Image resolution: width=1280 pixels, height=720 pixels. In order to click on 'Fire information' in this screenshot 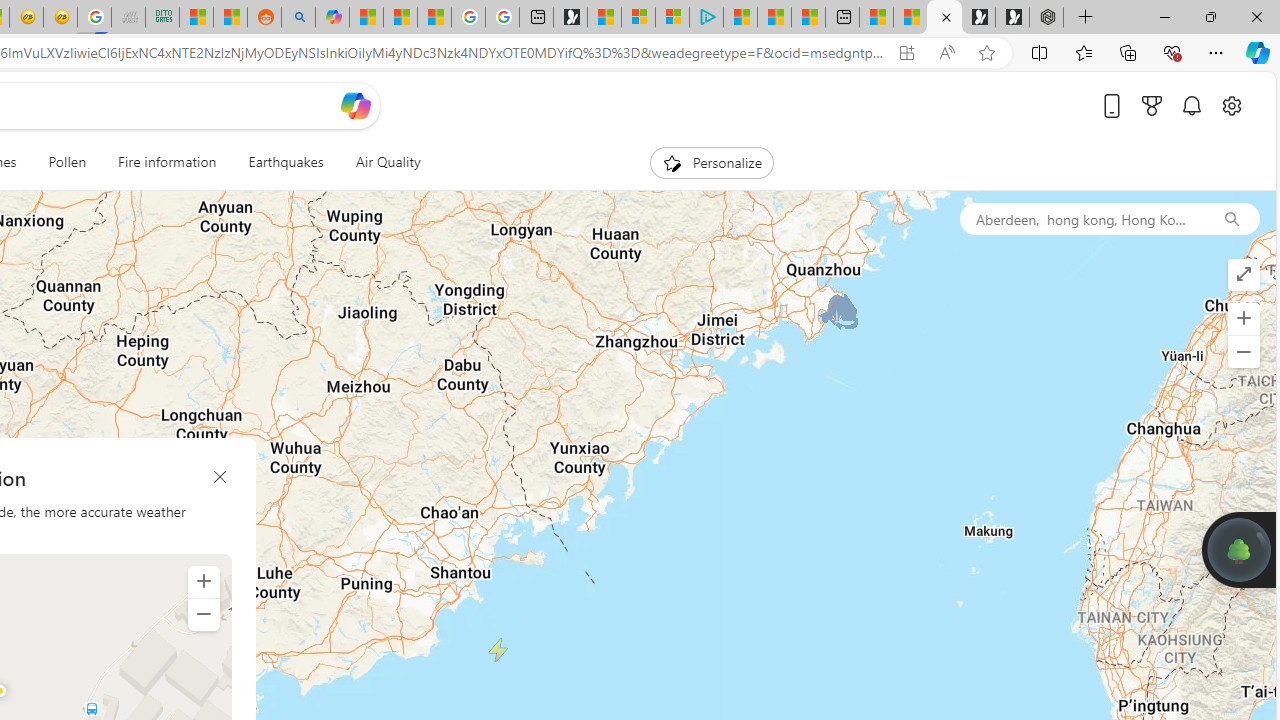, I will do `click(167, 162)`.